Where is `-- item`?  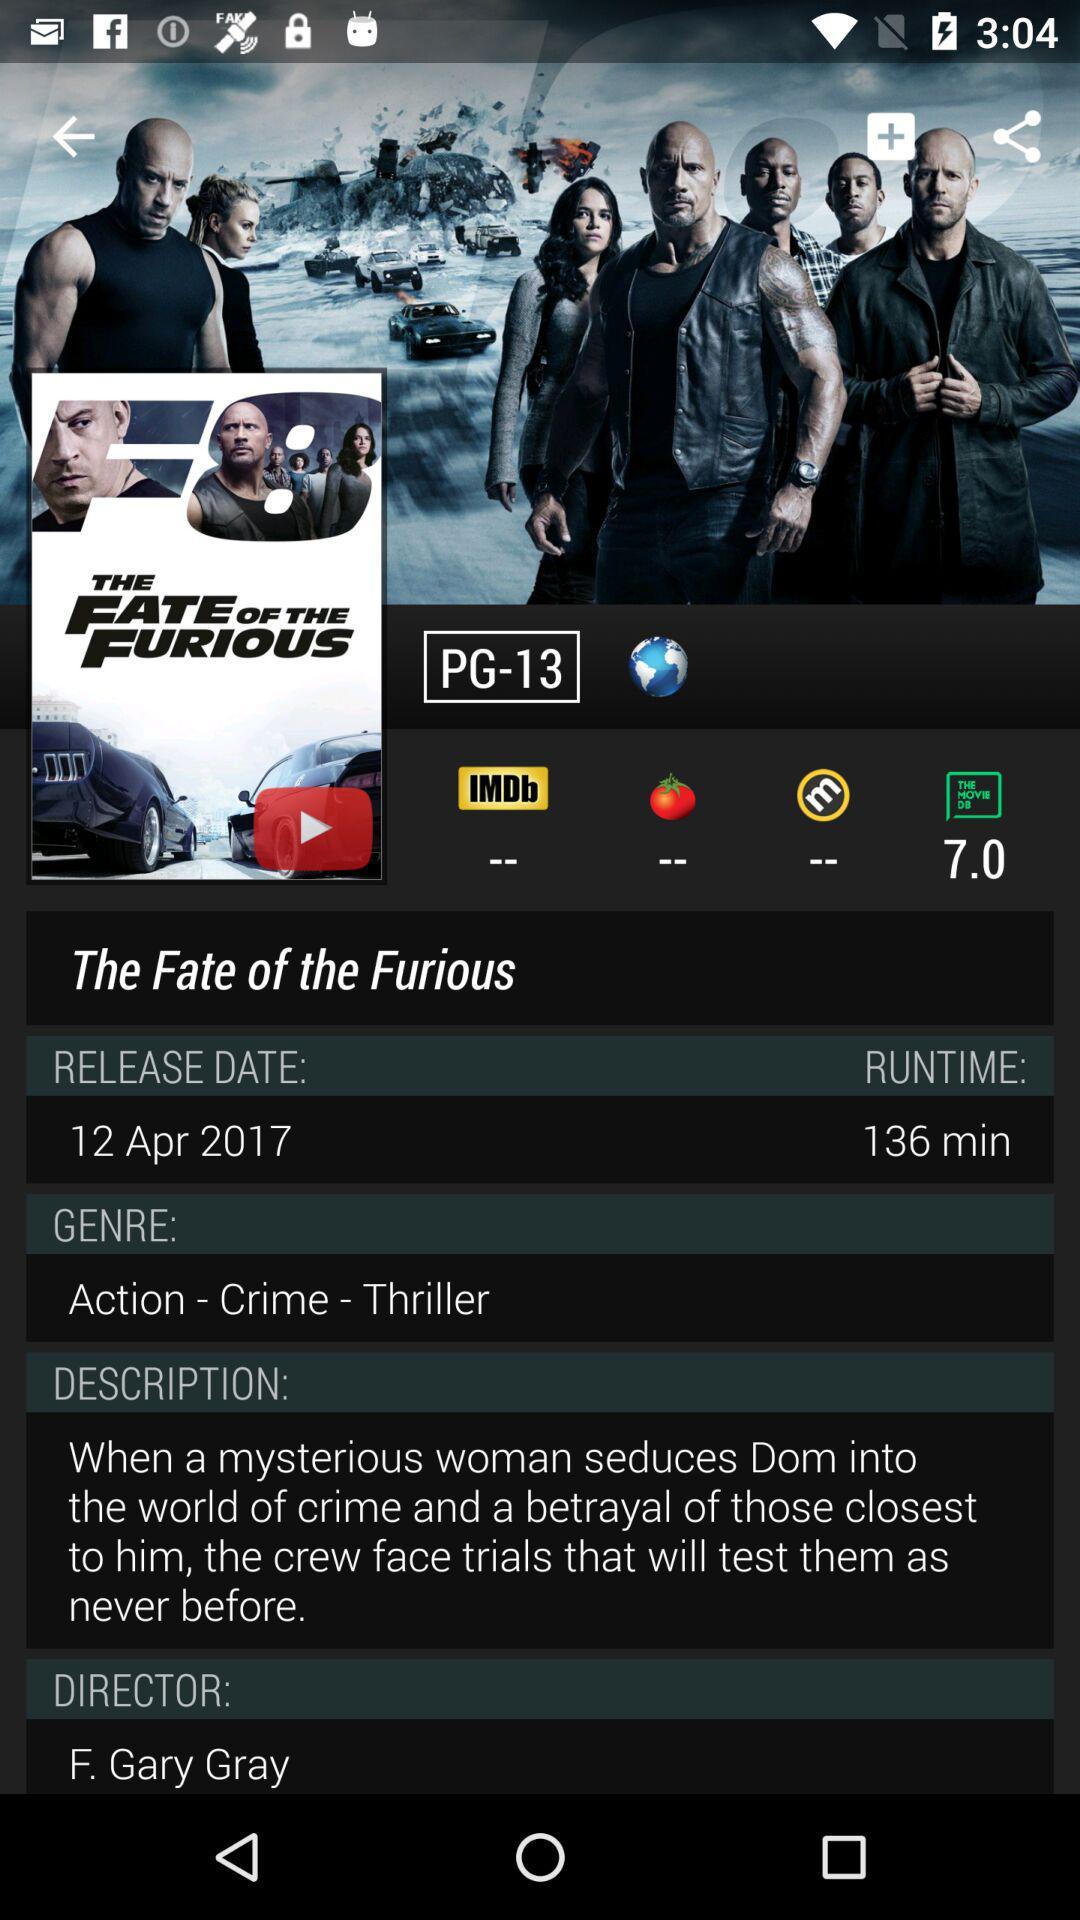 -- item is located at coordinates (673, 832).